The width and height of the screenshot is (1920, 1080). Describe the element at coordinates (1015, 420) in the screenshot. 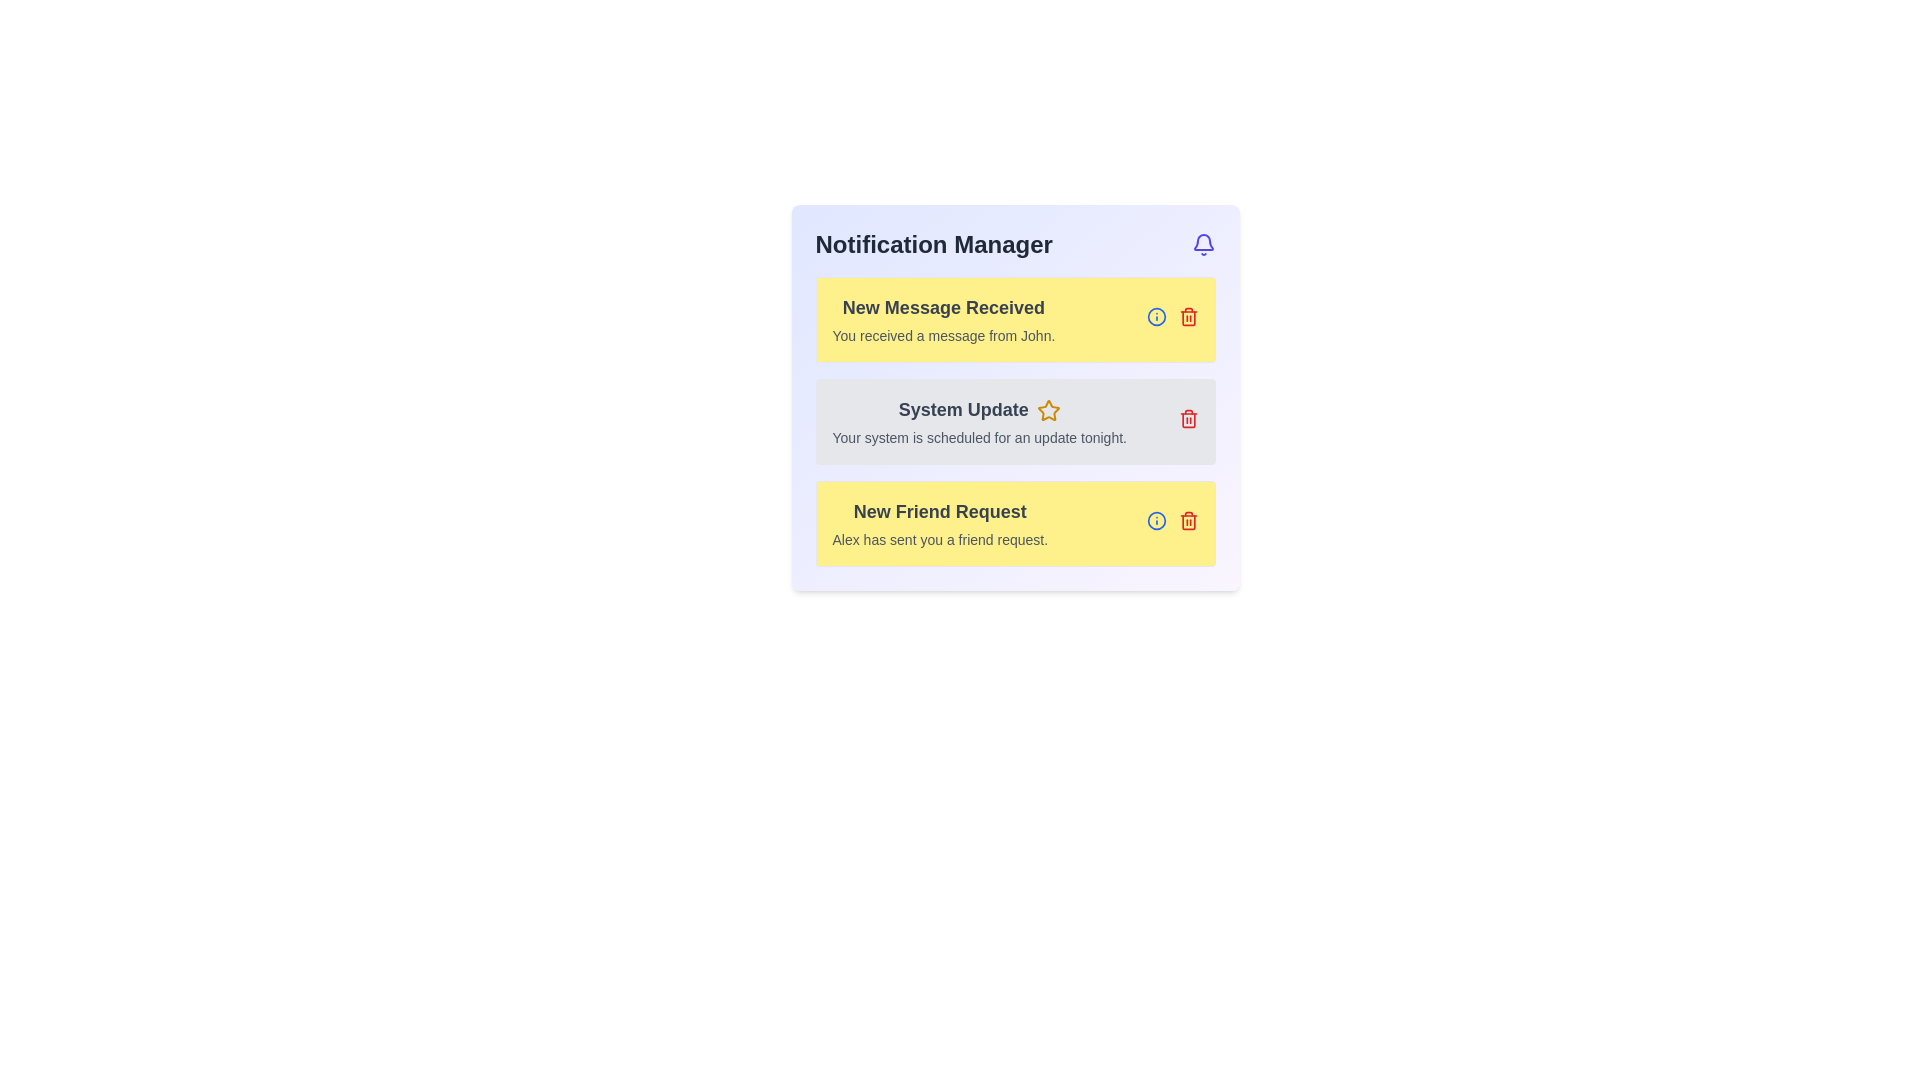

I see `notification details for the 'System Update' item in the Notification panel, which includes the title in bold and the description below it` at that location.